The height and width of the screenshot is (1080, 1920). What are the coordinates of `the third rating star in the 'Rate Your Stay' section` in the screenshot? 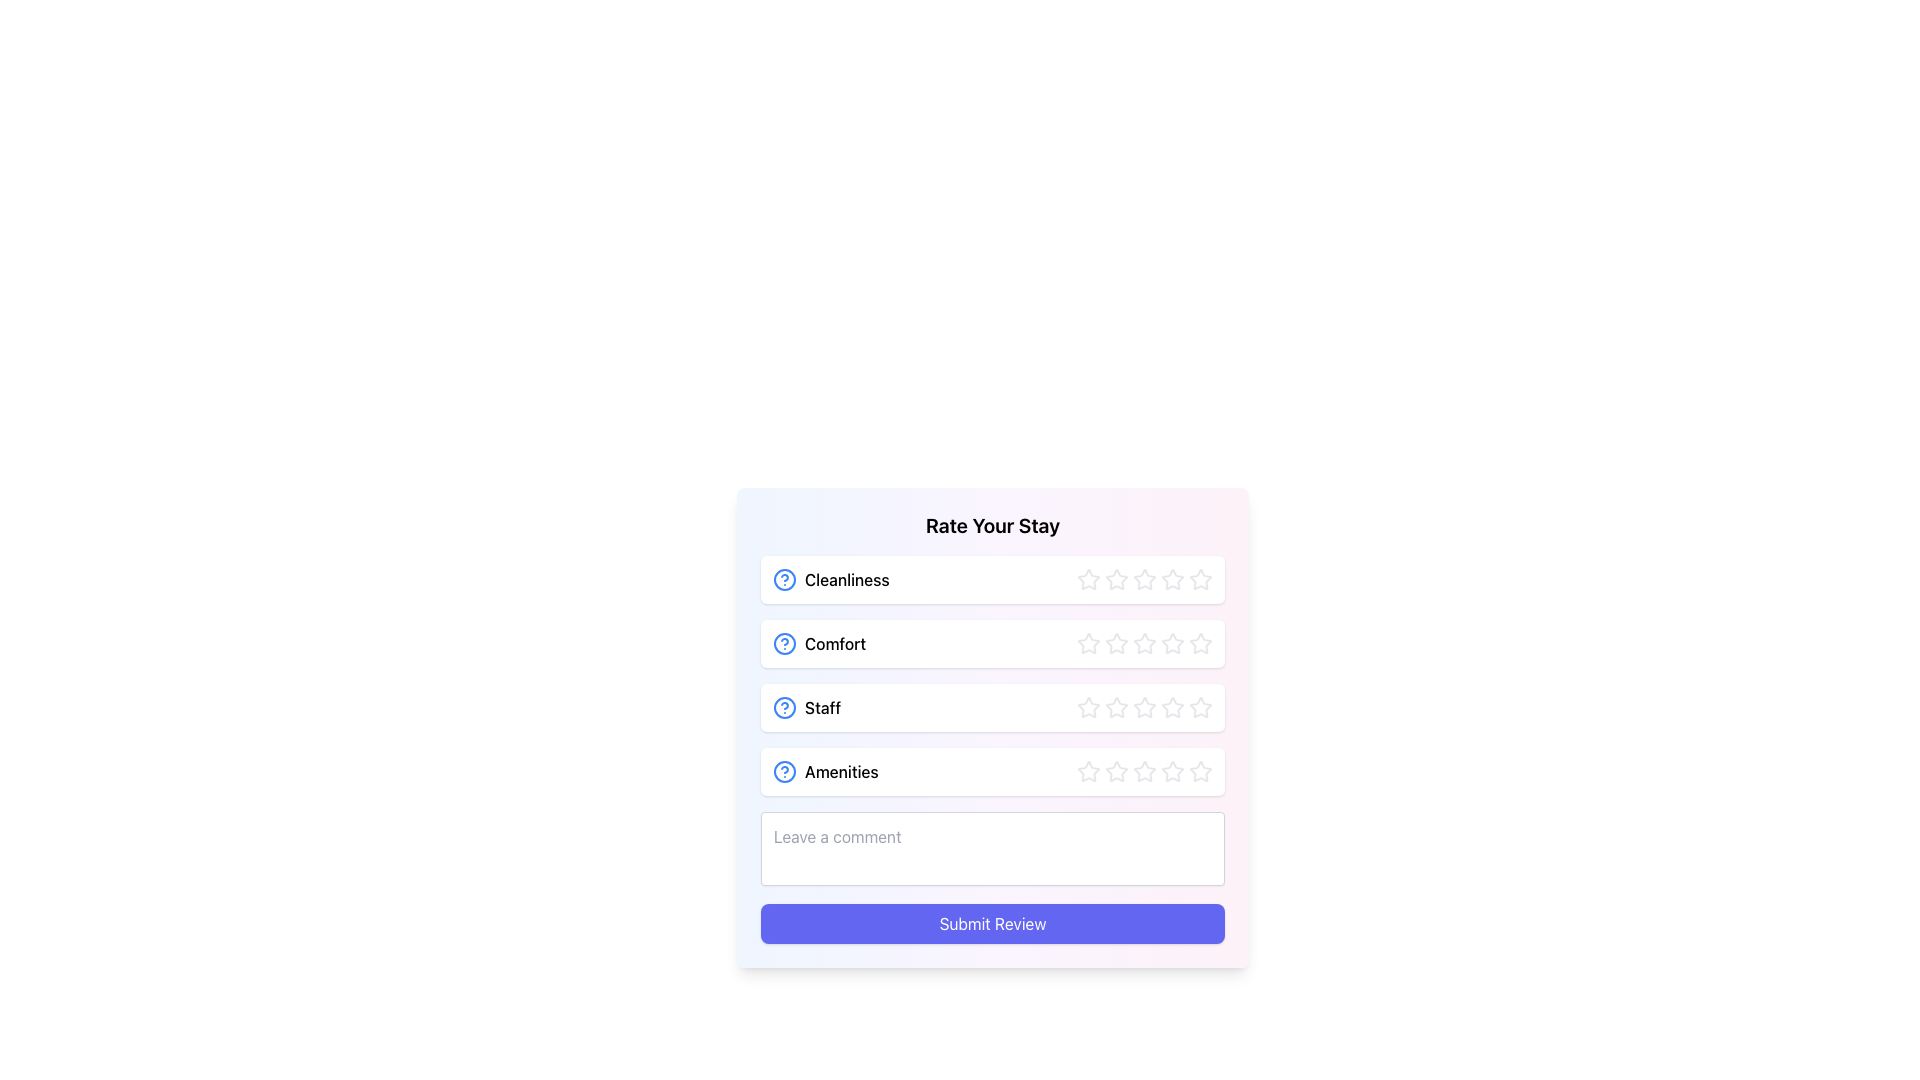 It's located at (1145, 579).